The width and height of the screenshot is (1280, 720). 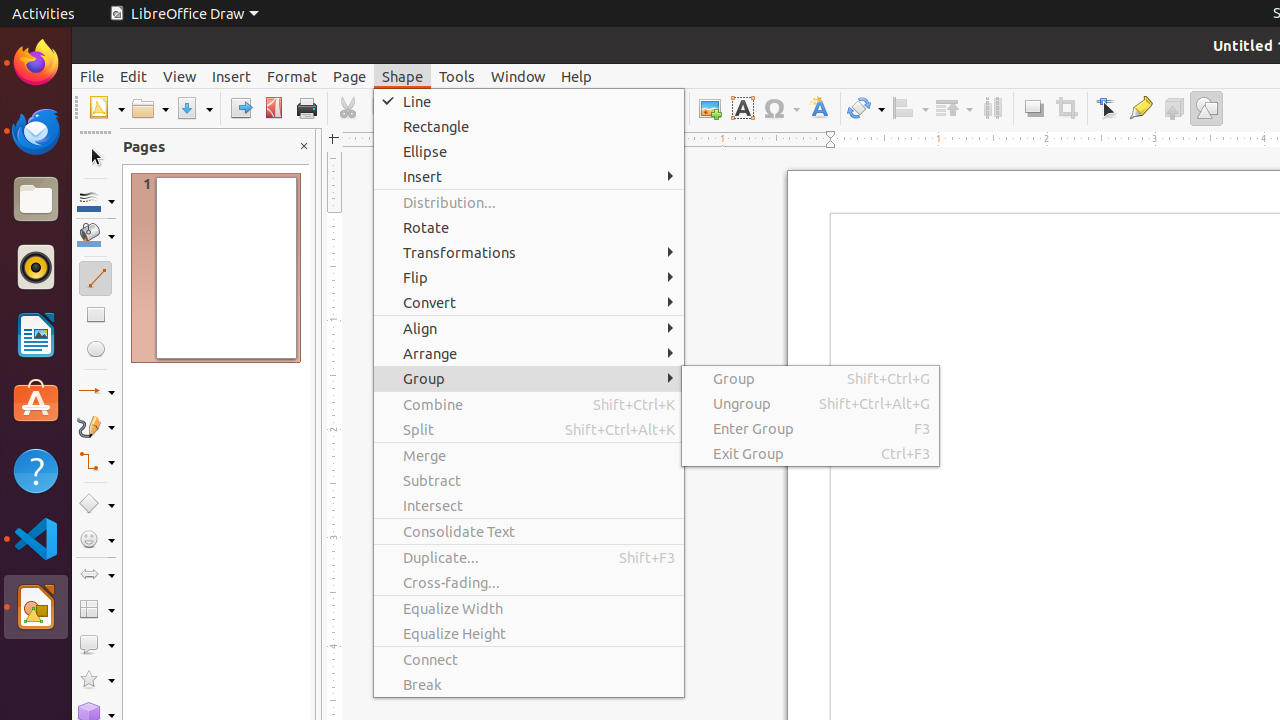 What do you see at coordinates (1140, 108) in the screenshot?
I see `'Glue Points'` at bounding box center [1140, 108].